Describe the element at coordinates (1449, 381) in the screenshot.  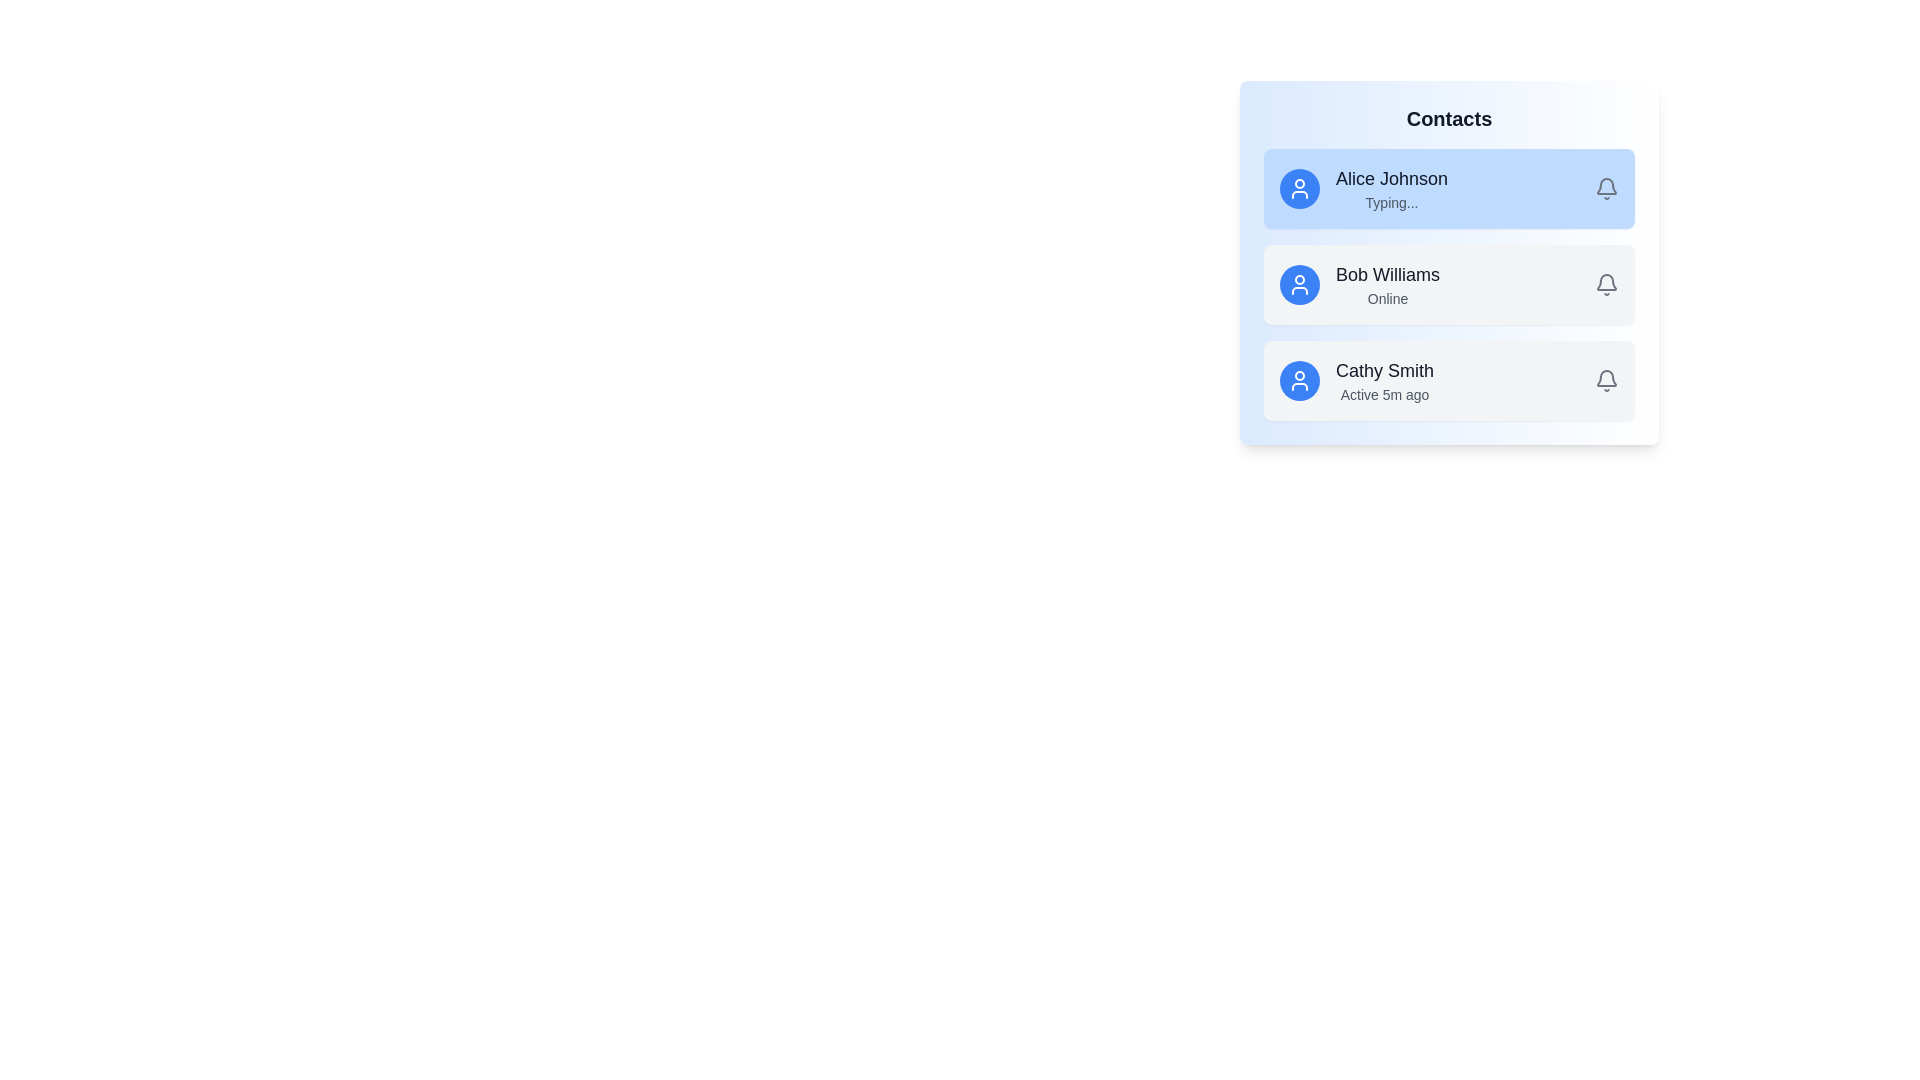
I see `the displayed information of the third contact entry in the list, which shows a user's status and options like notifications via the bell icon` at that location.